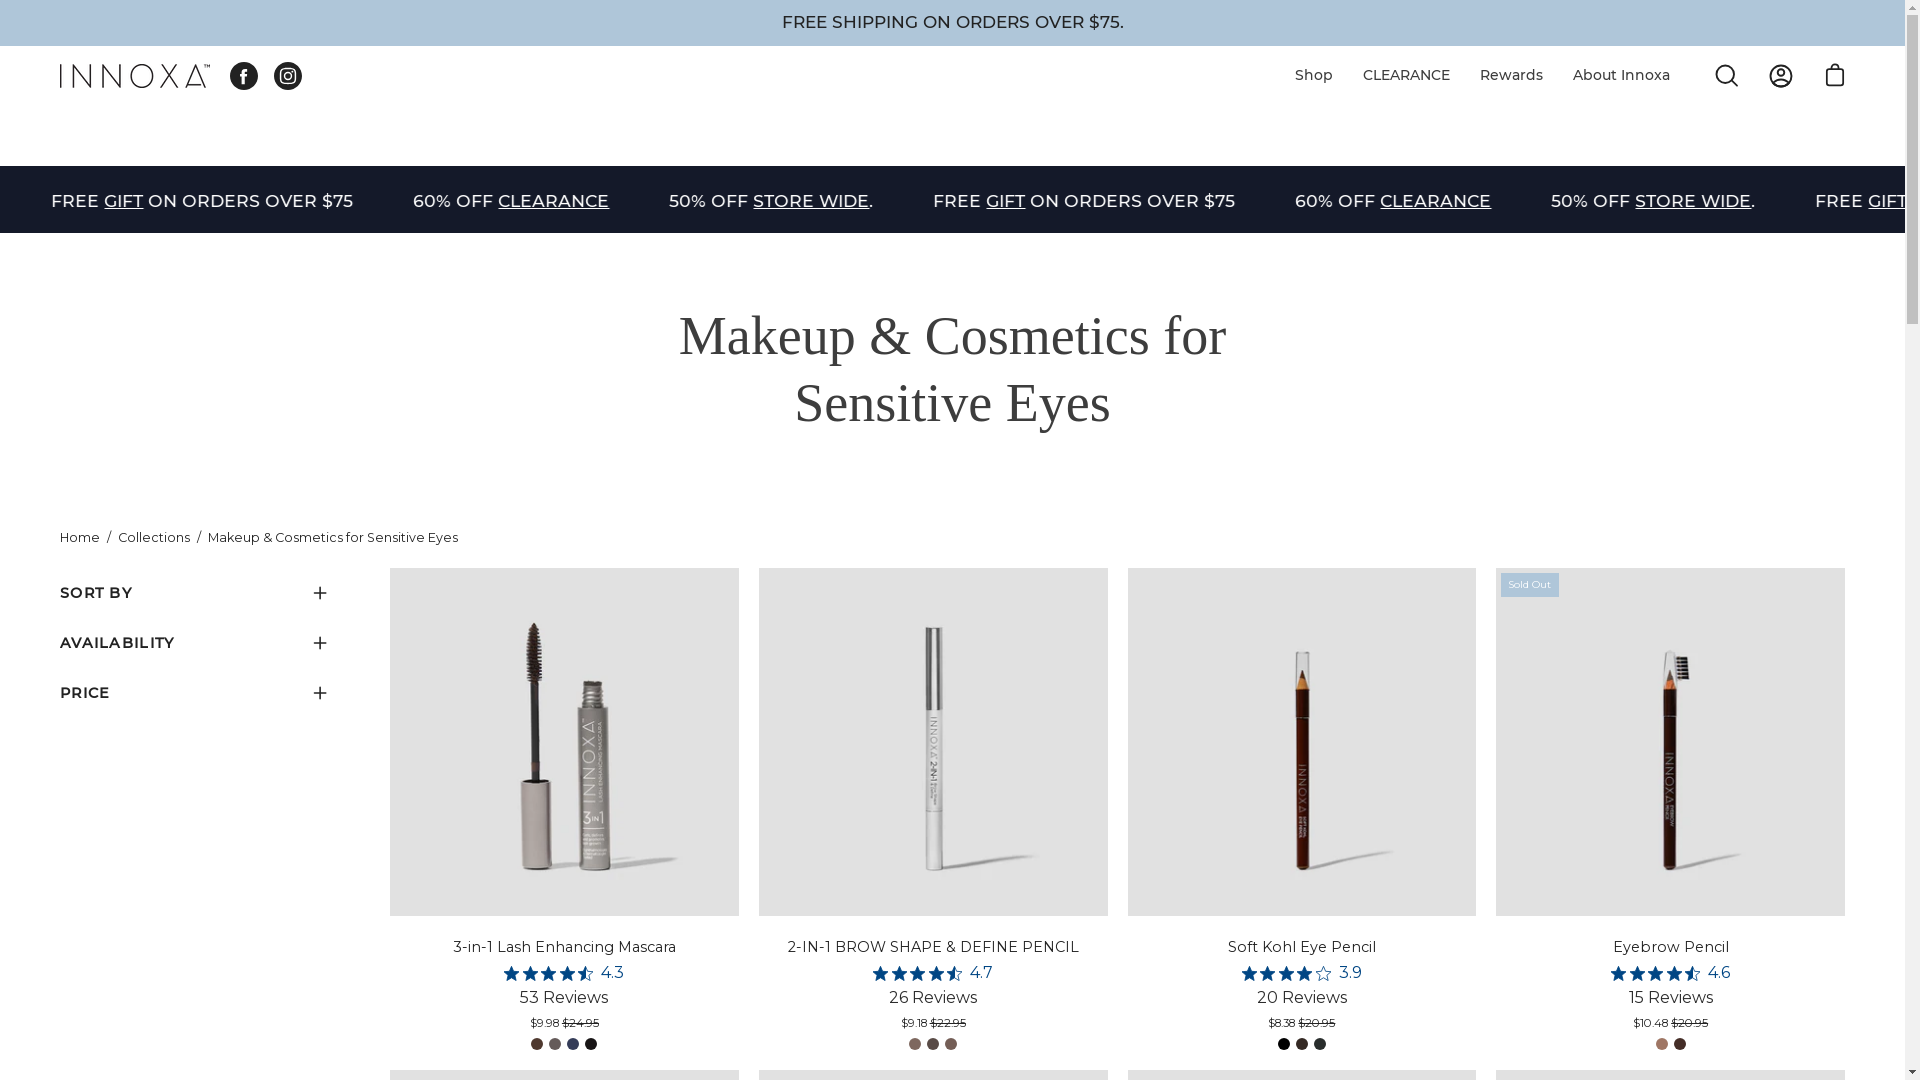 This screenshot has height=1080, width=1920. What do you see at coordinates (571, 1043) in the screenshot?
I see `'3-in-1 Lash Enhancing Mascara - Navy'` at bounding box center [571, 1043].